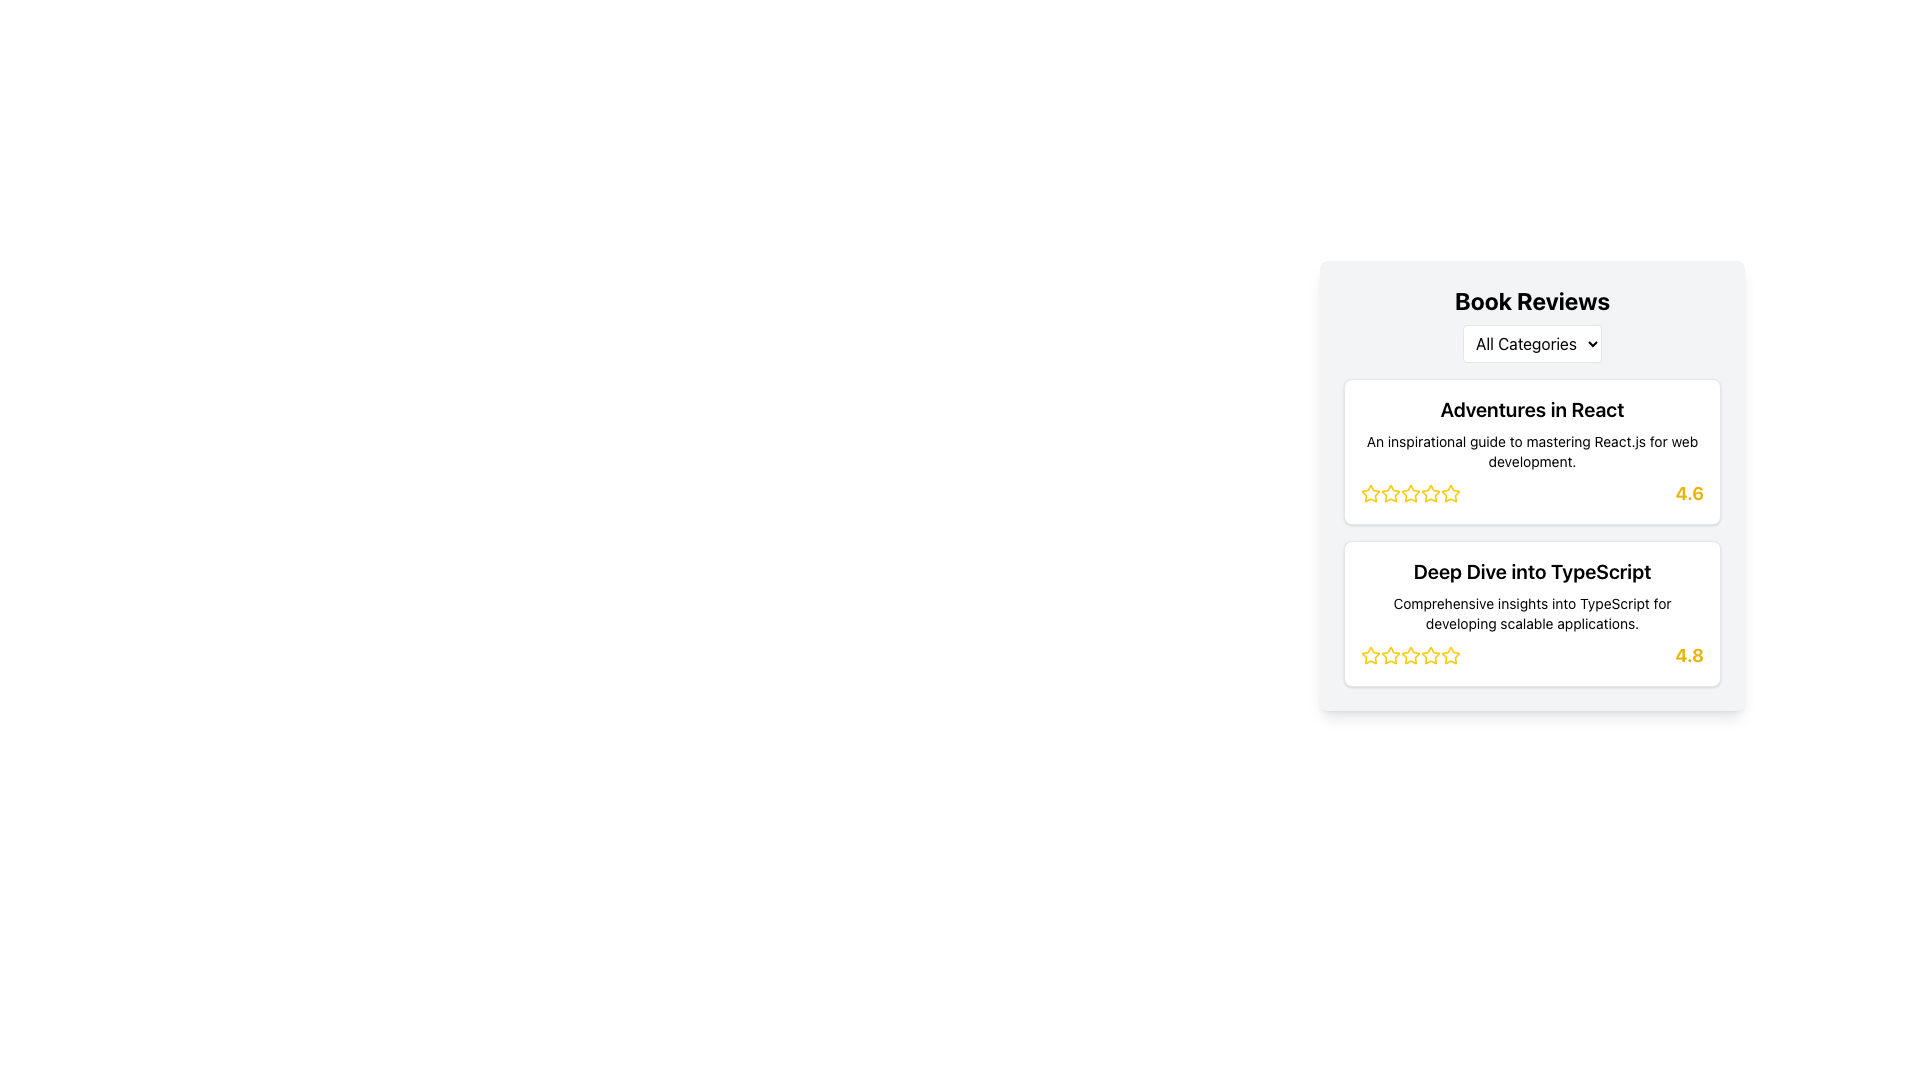 The height and width of the screenshot is (1080, 1920). What do you see at coordinates (1531, 612) in the screenshot?
I see `descriptive text about a book detailing insights into TypeScript for scalable applications, located beneath the title 'Deep Dive into TypeScript' within the card layout` at bounding box center [1531, 612].